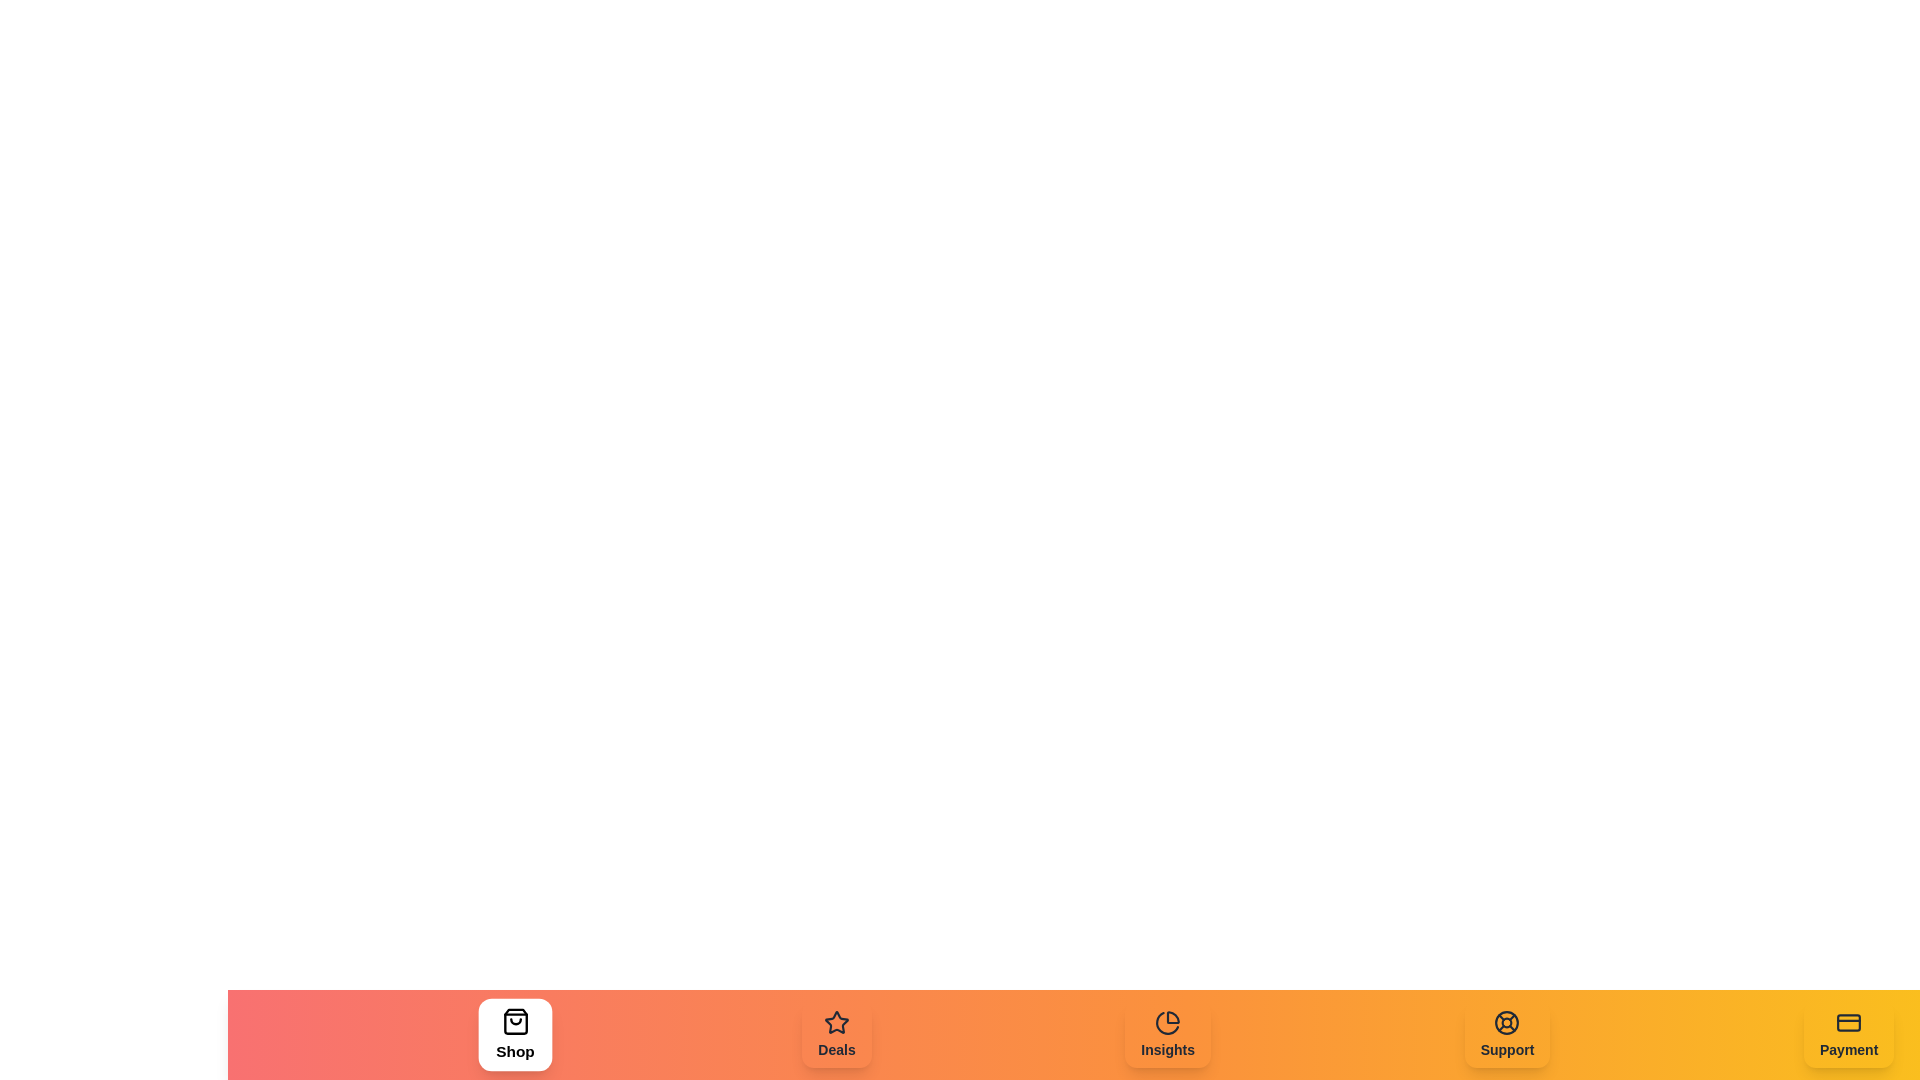 Image resolution: width=1920 pixels, height=1080 pixels. Describe the element at coordinates (836, 1034) in the screenshot. I see `the Deals element in the navigation bar` at that location.